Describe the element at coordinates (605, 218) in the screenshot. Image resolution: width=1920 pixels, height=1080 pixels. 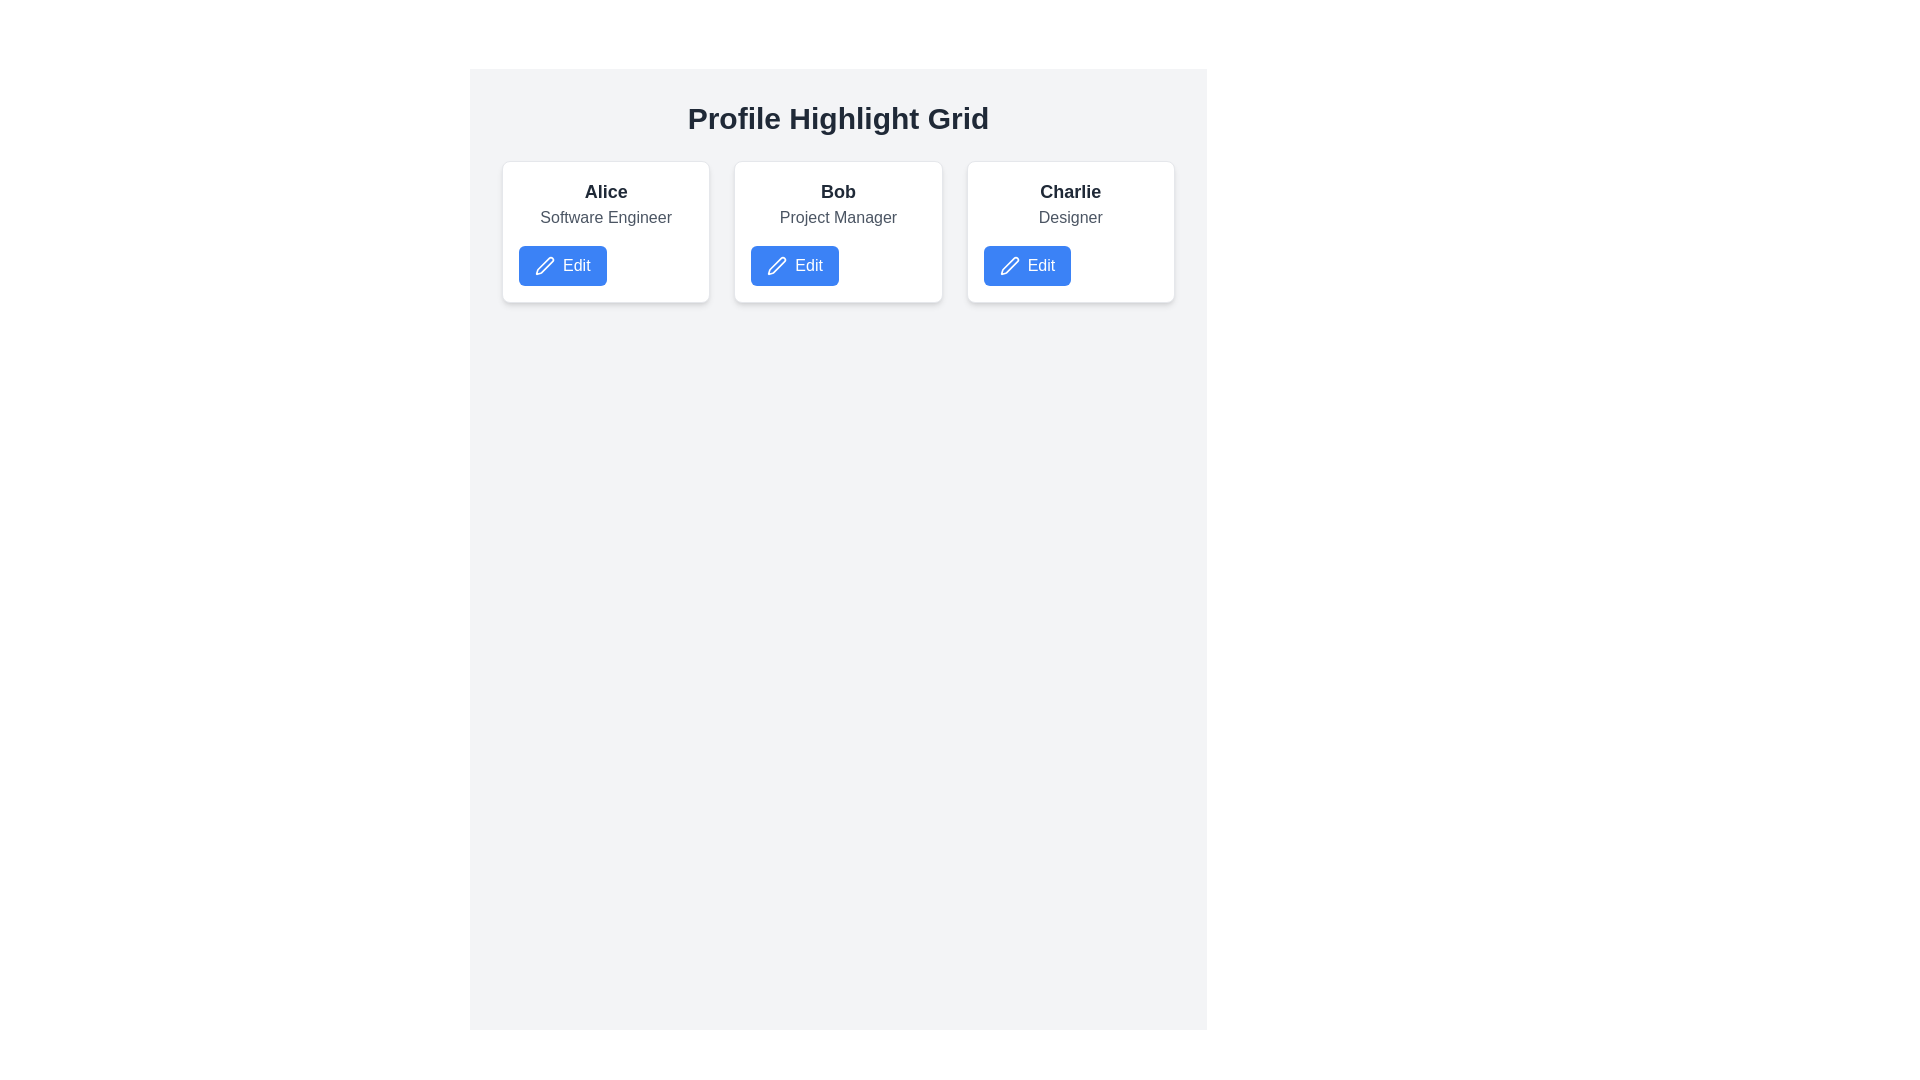
I see `the static text element displaying the job title of Alice, located in the profile card between her name and the Edit button` at that location.